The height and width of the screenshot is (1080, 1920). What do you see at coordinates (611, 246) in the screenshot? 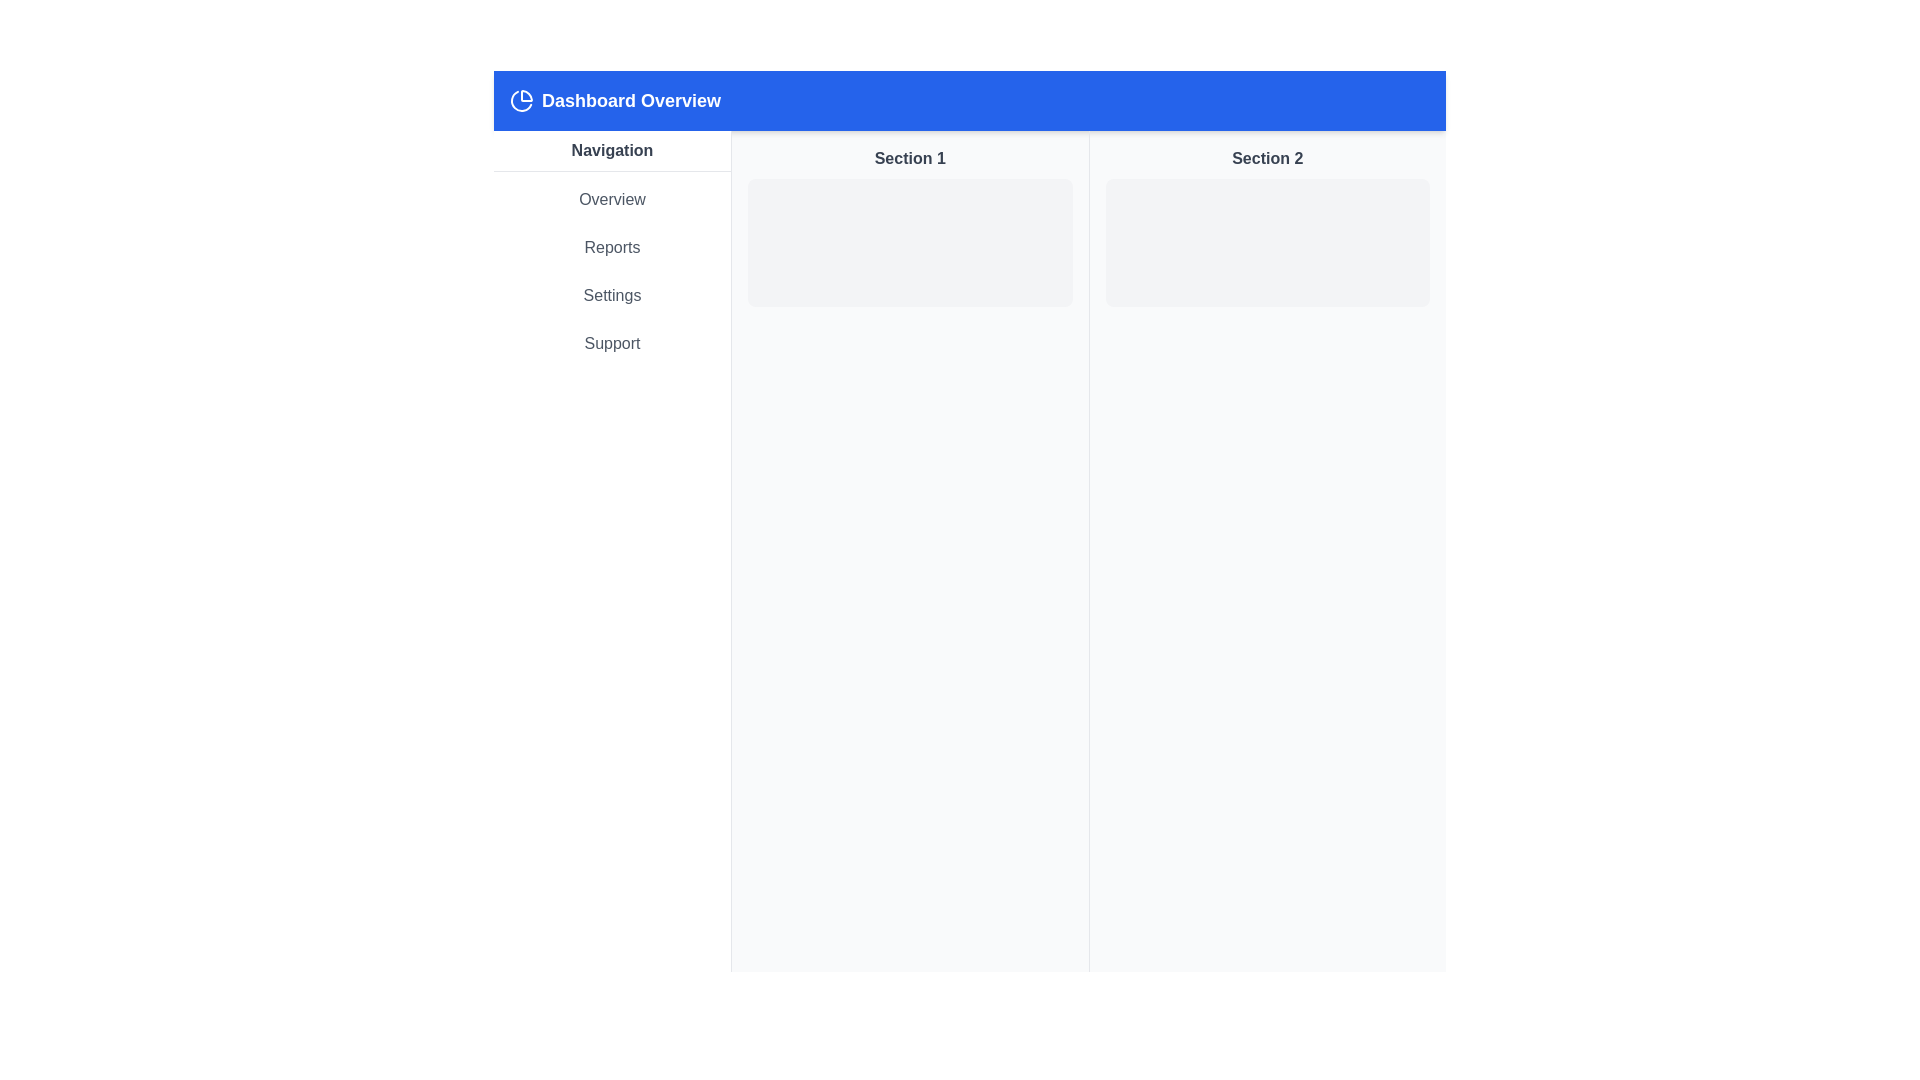
I see `the 'Reports' navigation link in the left-hand navigation panel` at bounding box center [611, 246].